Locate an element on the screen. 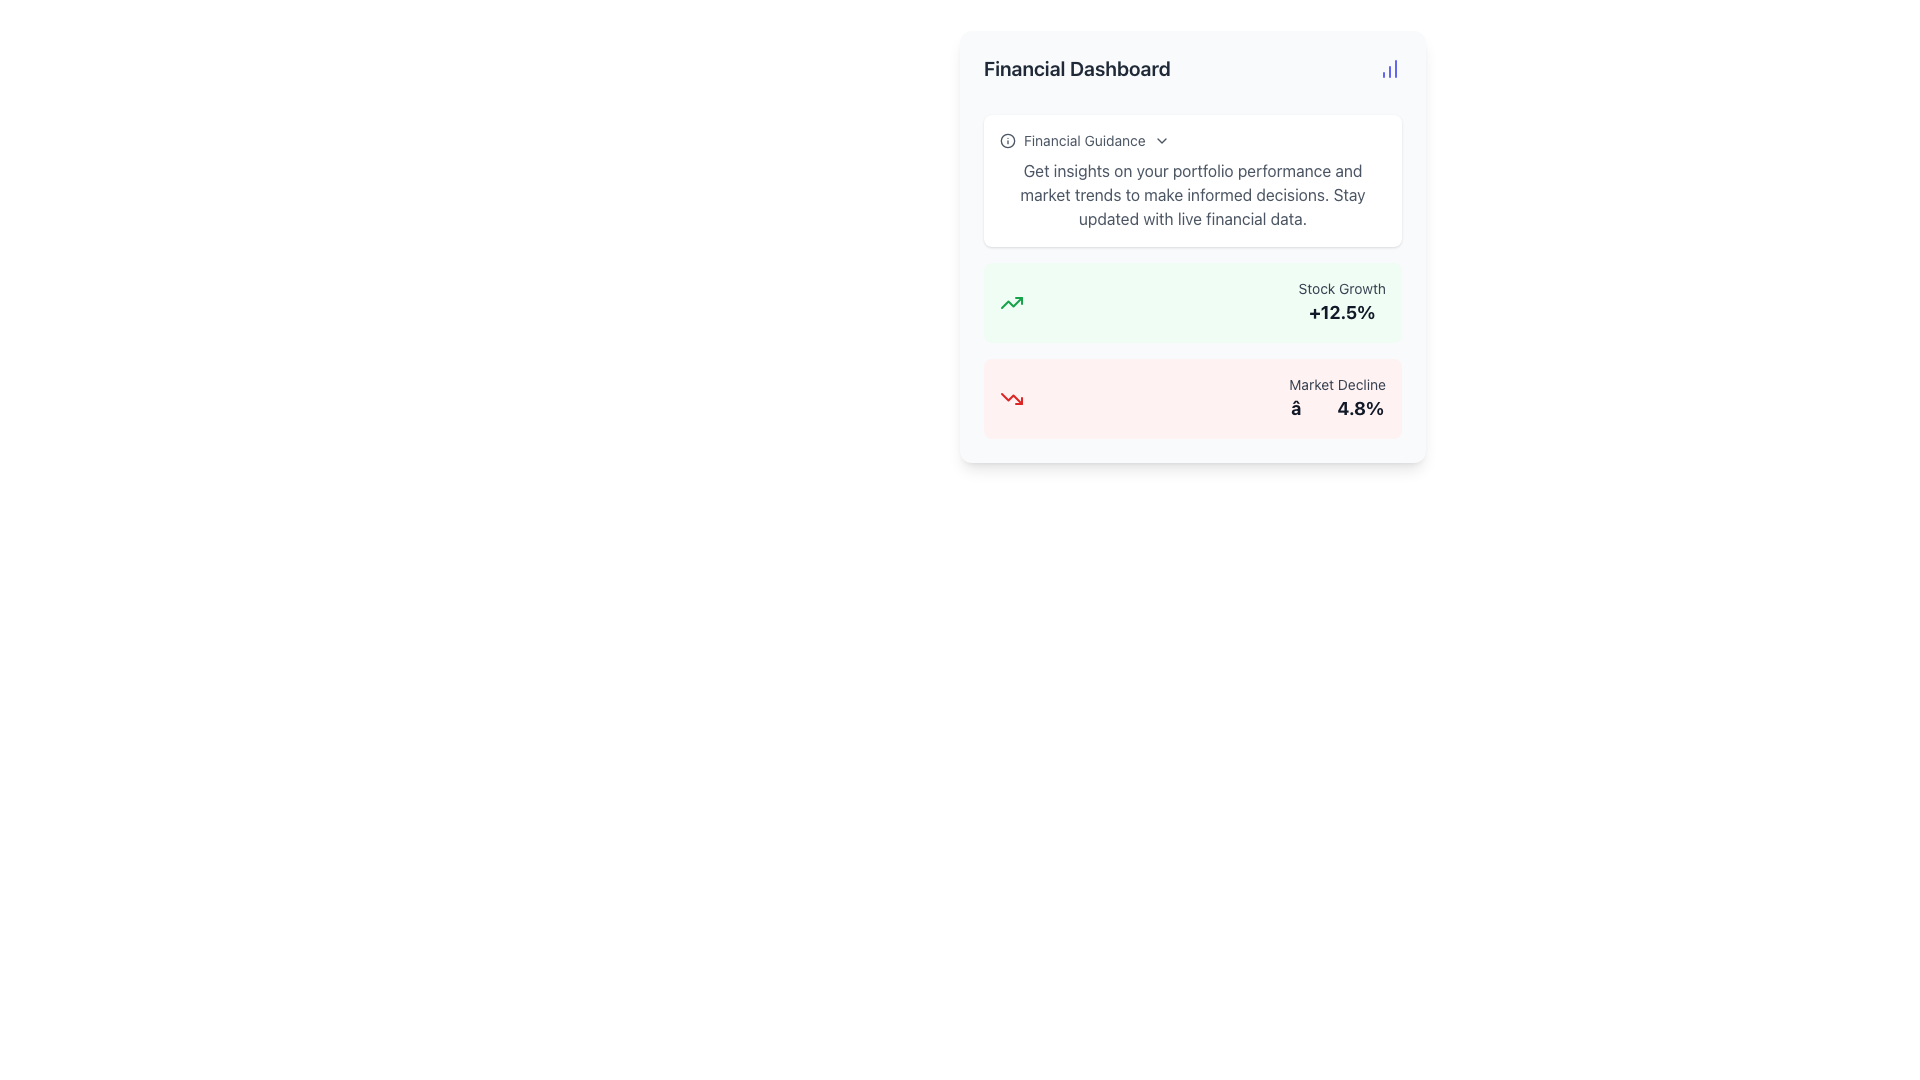 This screenshot has height=1080, width=1920. text of the label displaying 'Market Decline', which is light-gray and positioned beneath the 'Stock Growth' section, next to the '-4.8%' figure is located at coordinates (1337, 385).